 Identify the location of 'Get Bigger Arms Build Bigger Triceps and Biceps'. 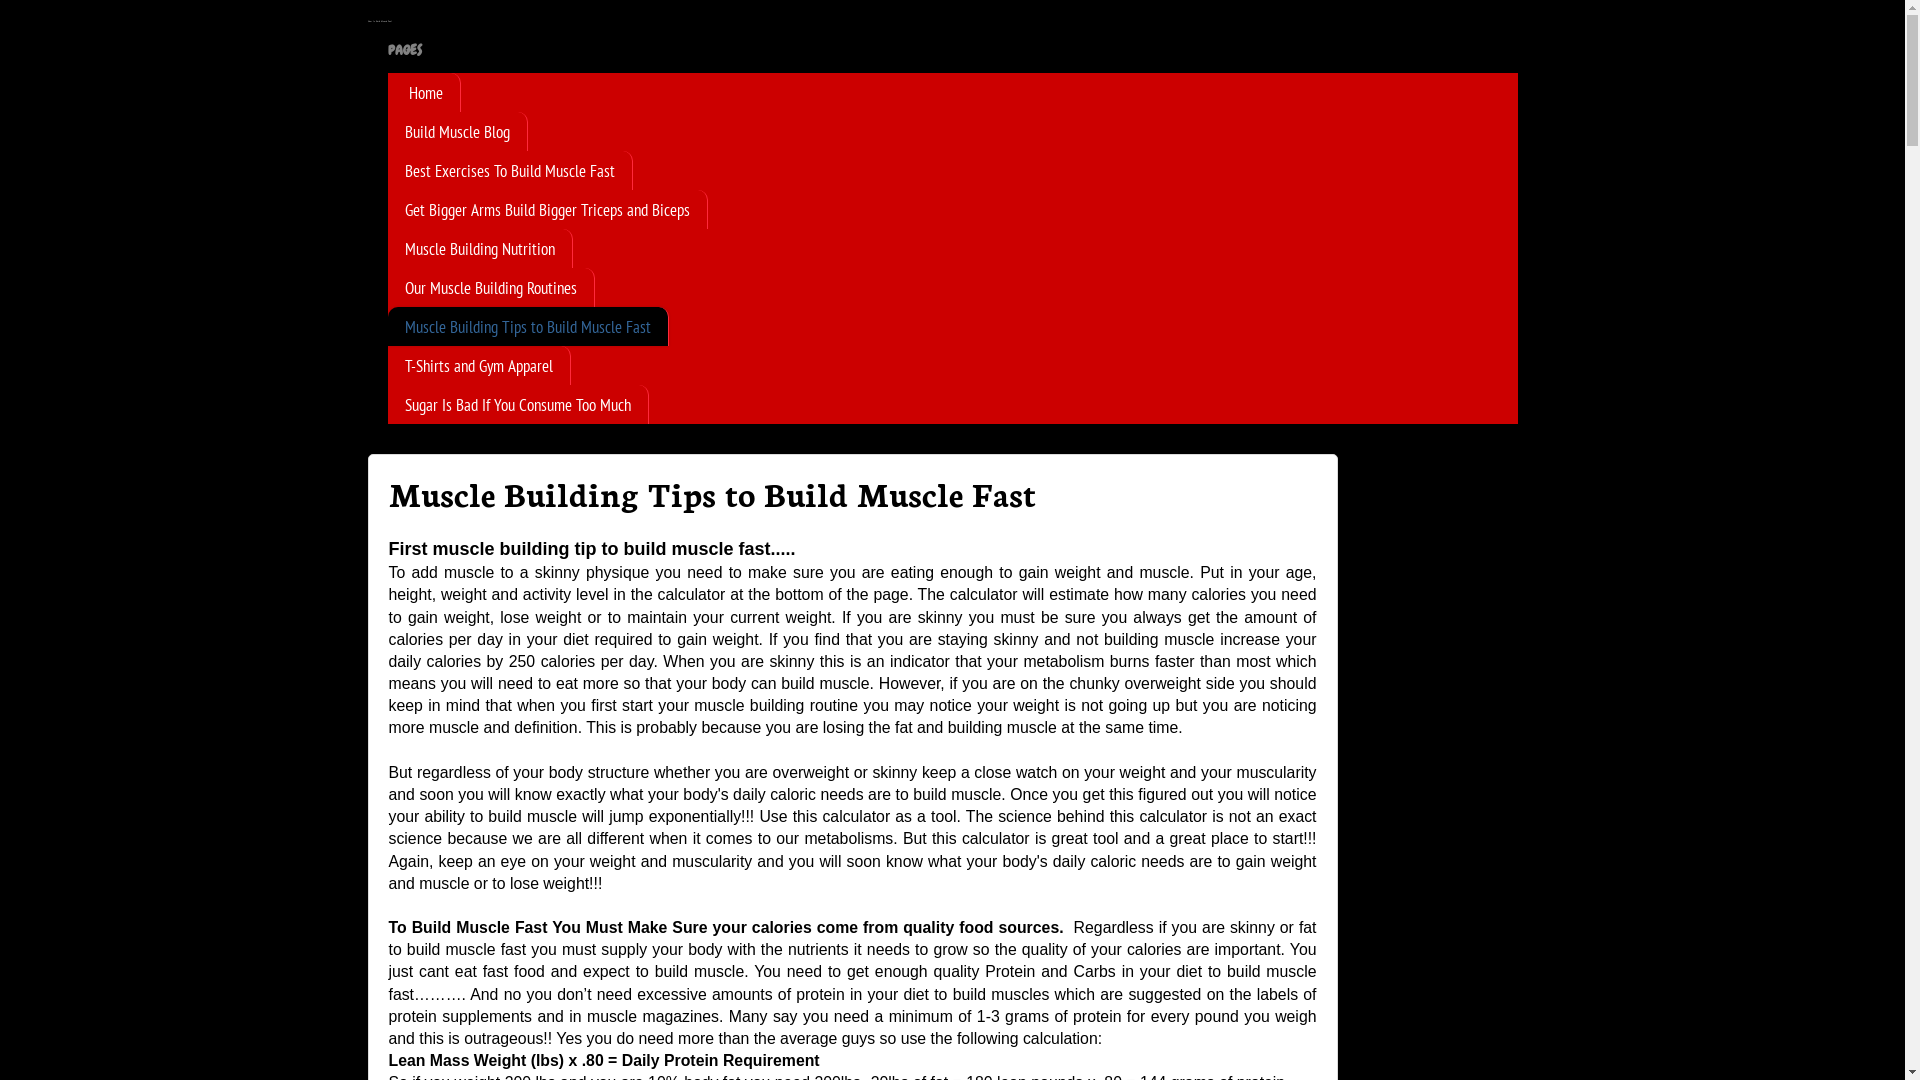
(547, 209).